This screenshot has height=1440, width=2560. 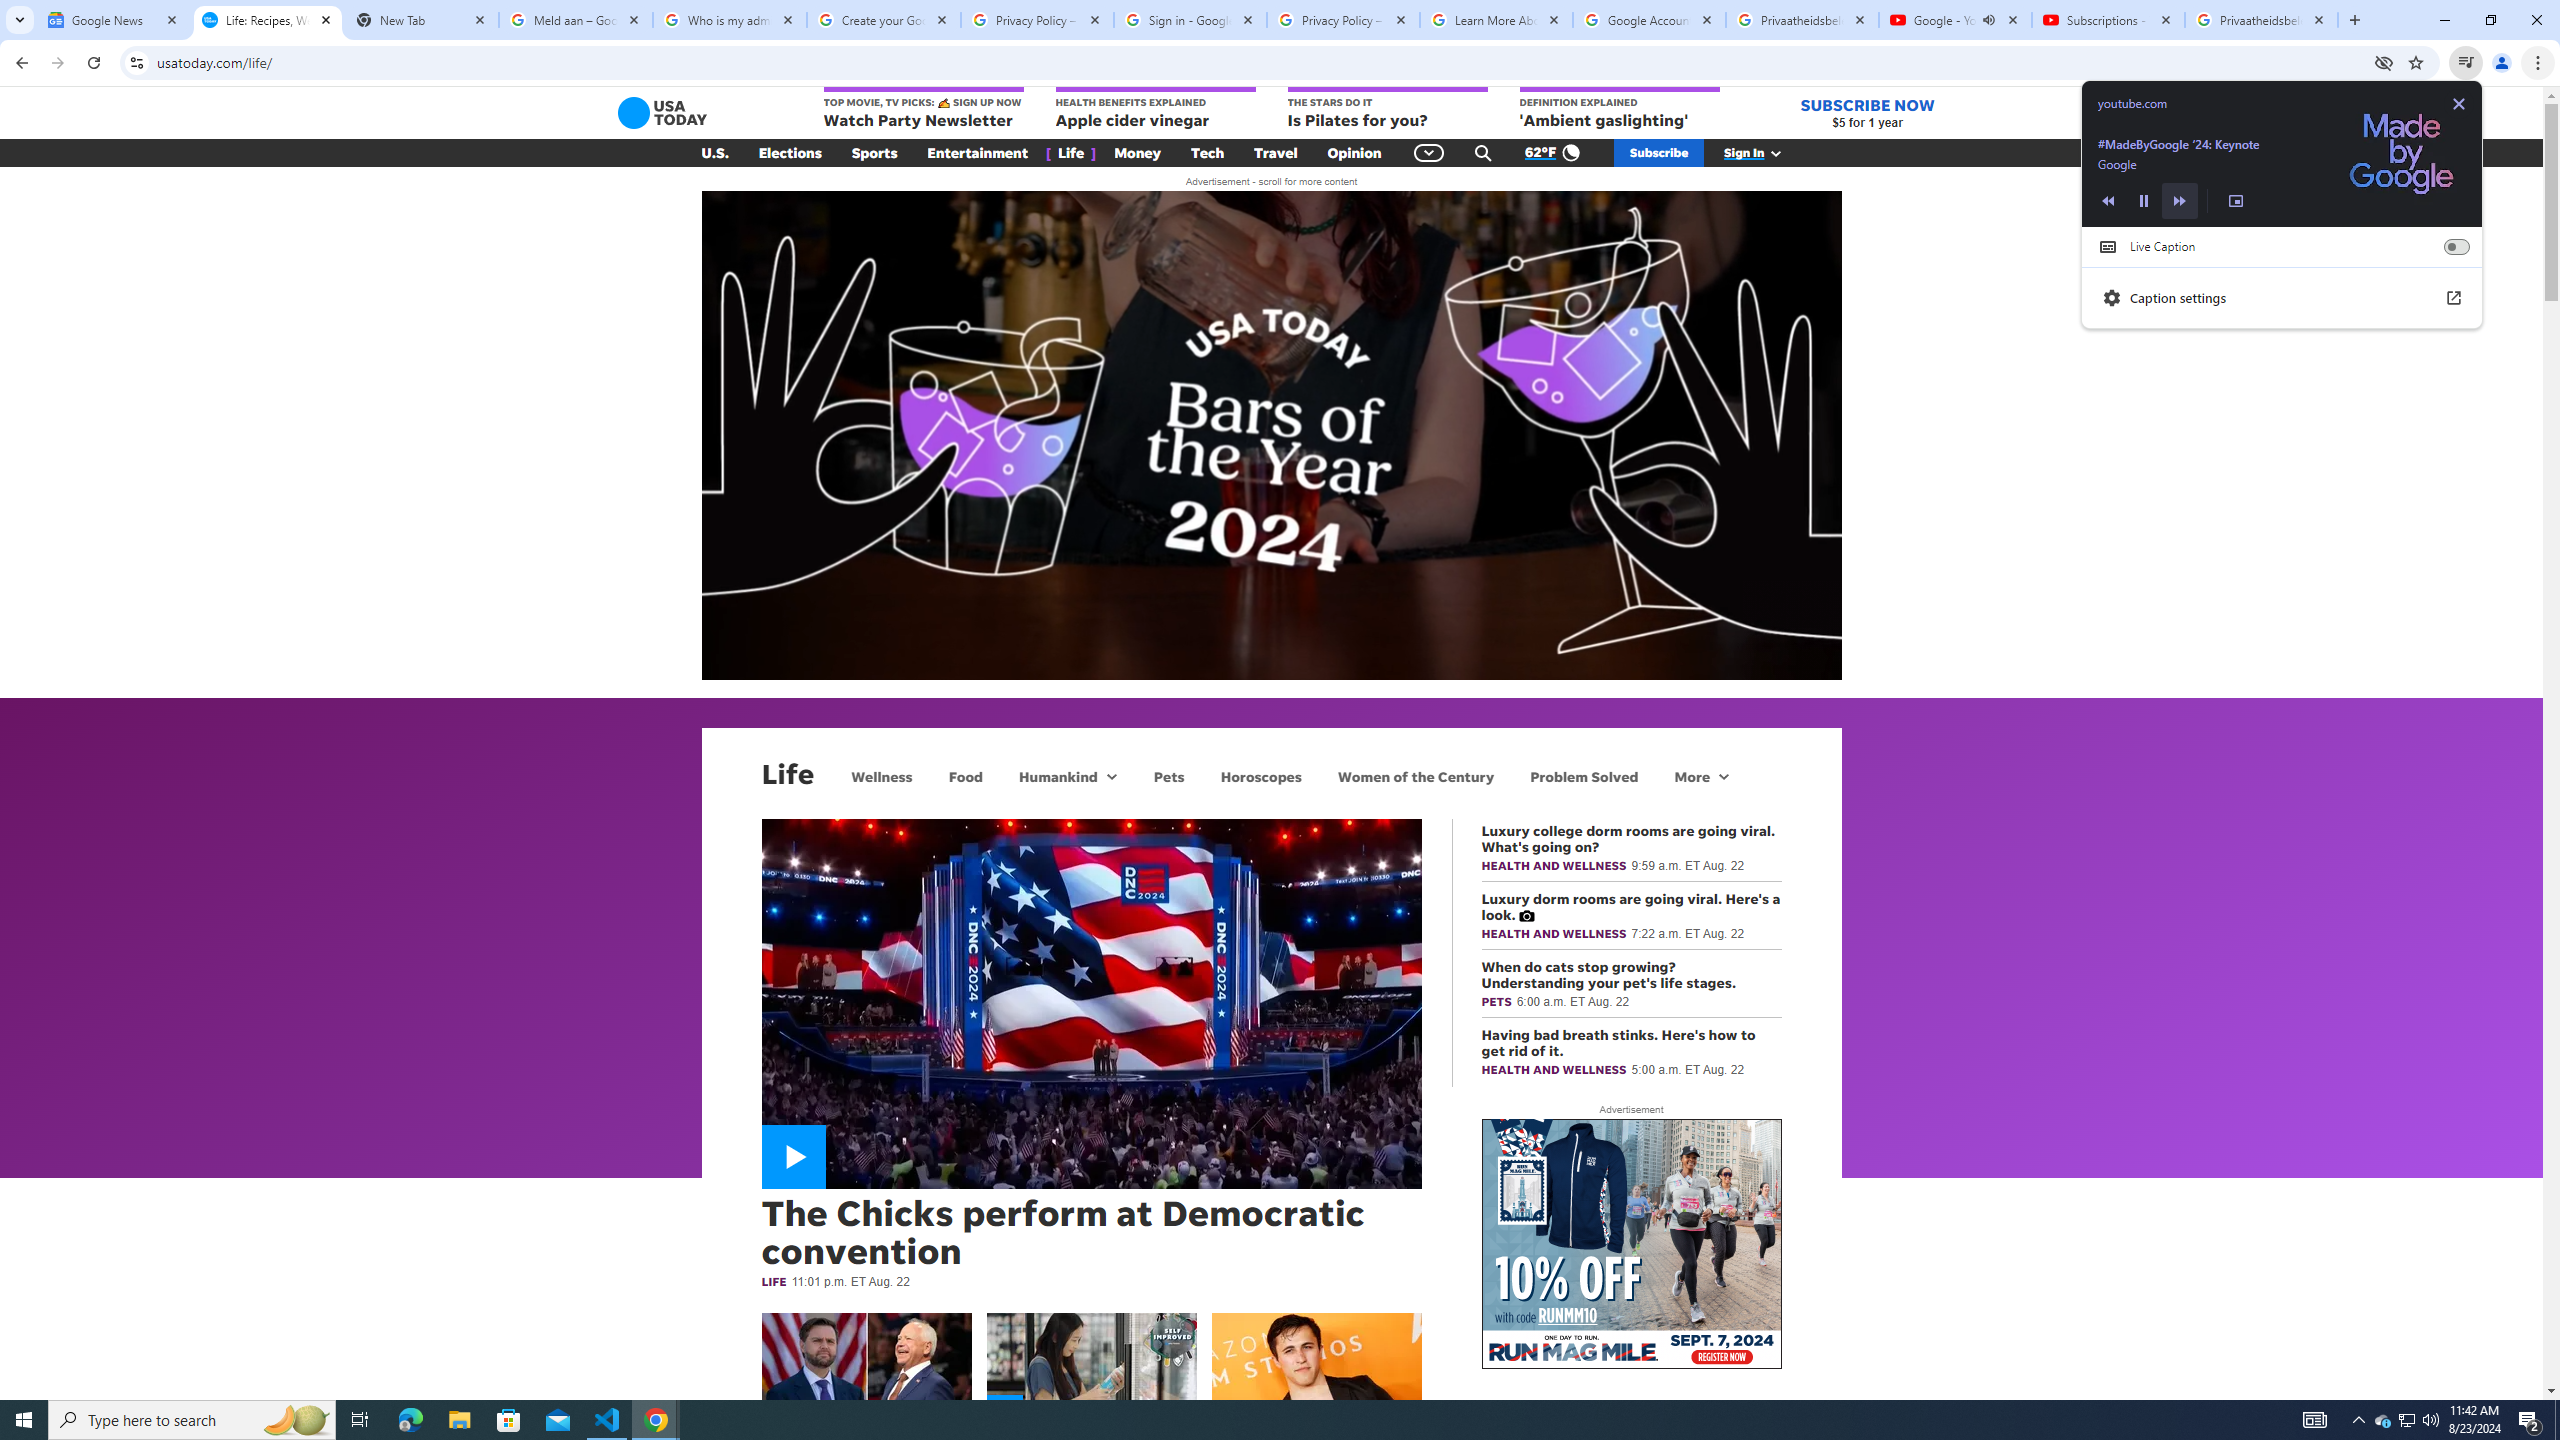 I want to click on 'HEALTH BENEFITS EXPLAINED Apple cider vinegar', so click(x=1154, y=108).